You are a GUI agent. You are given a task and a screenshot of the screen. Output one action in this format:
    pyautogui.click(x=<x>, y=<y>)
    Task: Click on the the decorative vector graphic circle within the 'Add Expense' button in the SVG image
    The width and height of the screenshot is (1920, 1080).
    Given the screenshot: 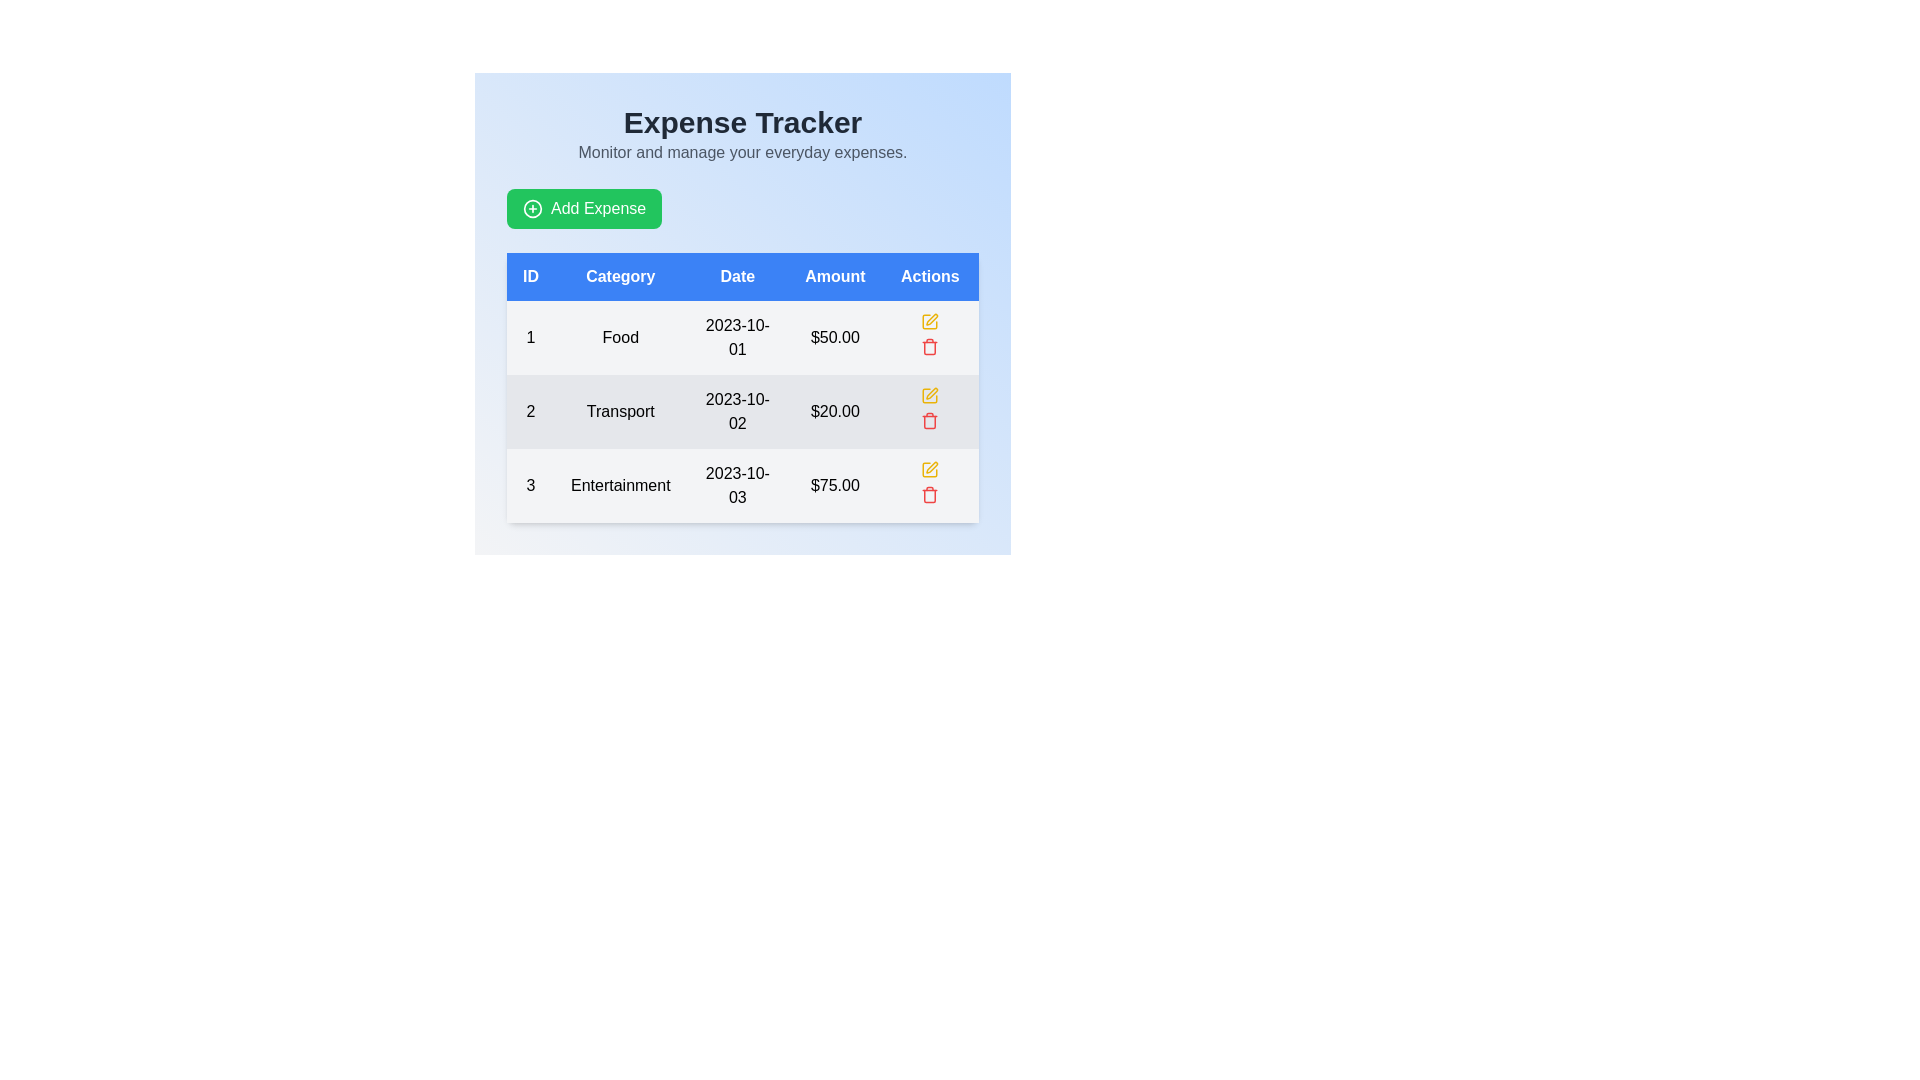 What is the action you would take?
    pyautogui.click(x=532, y=208)
    